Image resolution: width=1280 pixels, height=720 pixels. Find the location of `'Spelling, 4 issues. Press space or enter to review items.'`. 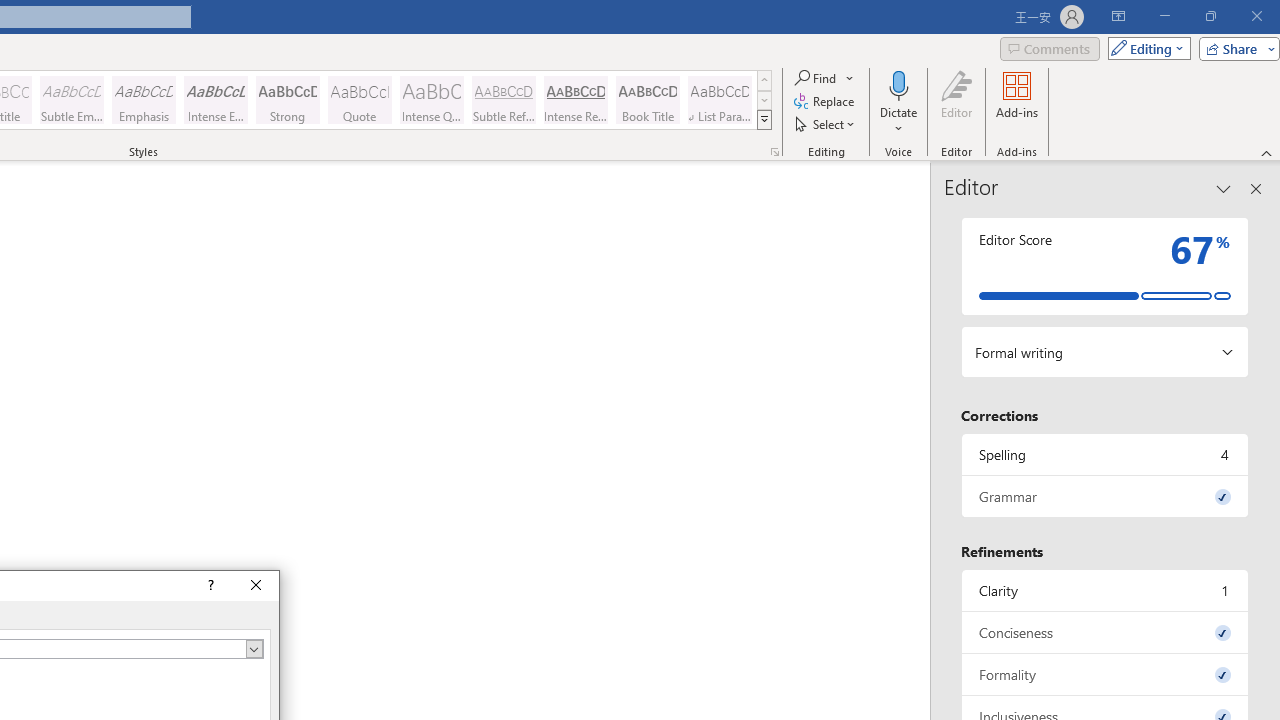

'Spelling, 4 issues. Press space or enter to review items.' is located at coordinates (1104, 454).